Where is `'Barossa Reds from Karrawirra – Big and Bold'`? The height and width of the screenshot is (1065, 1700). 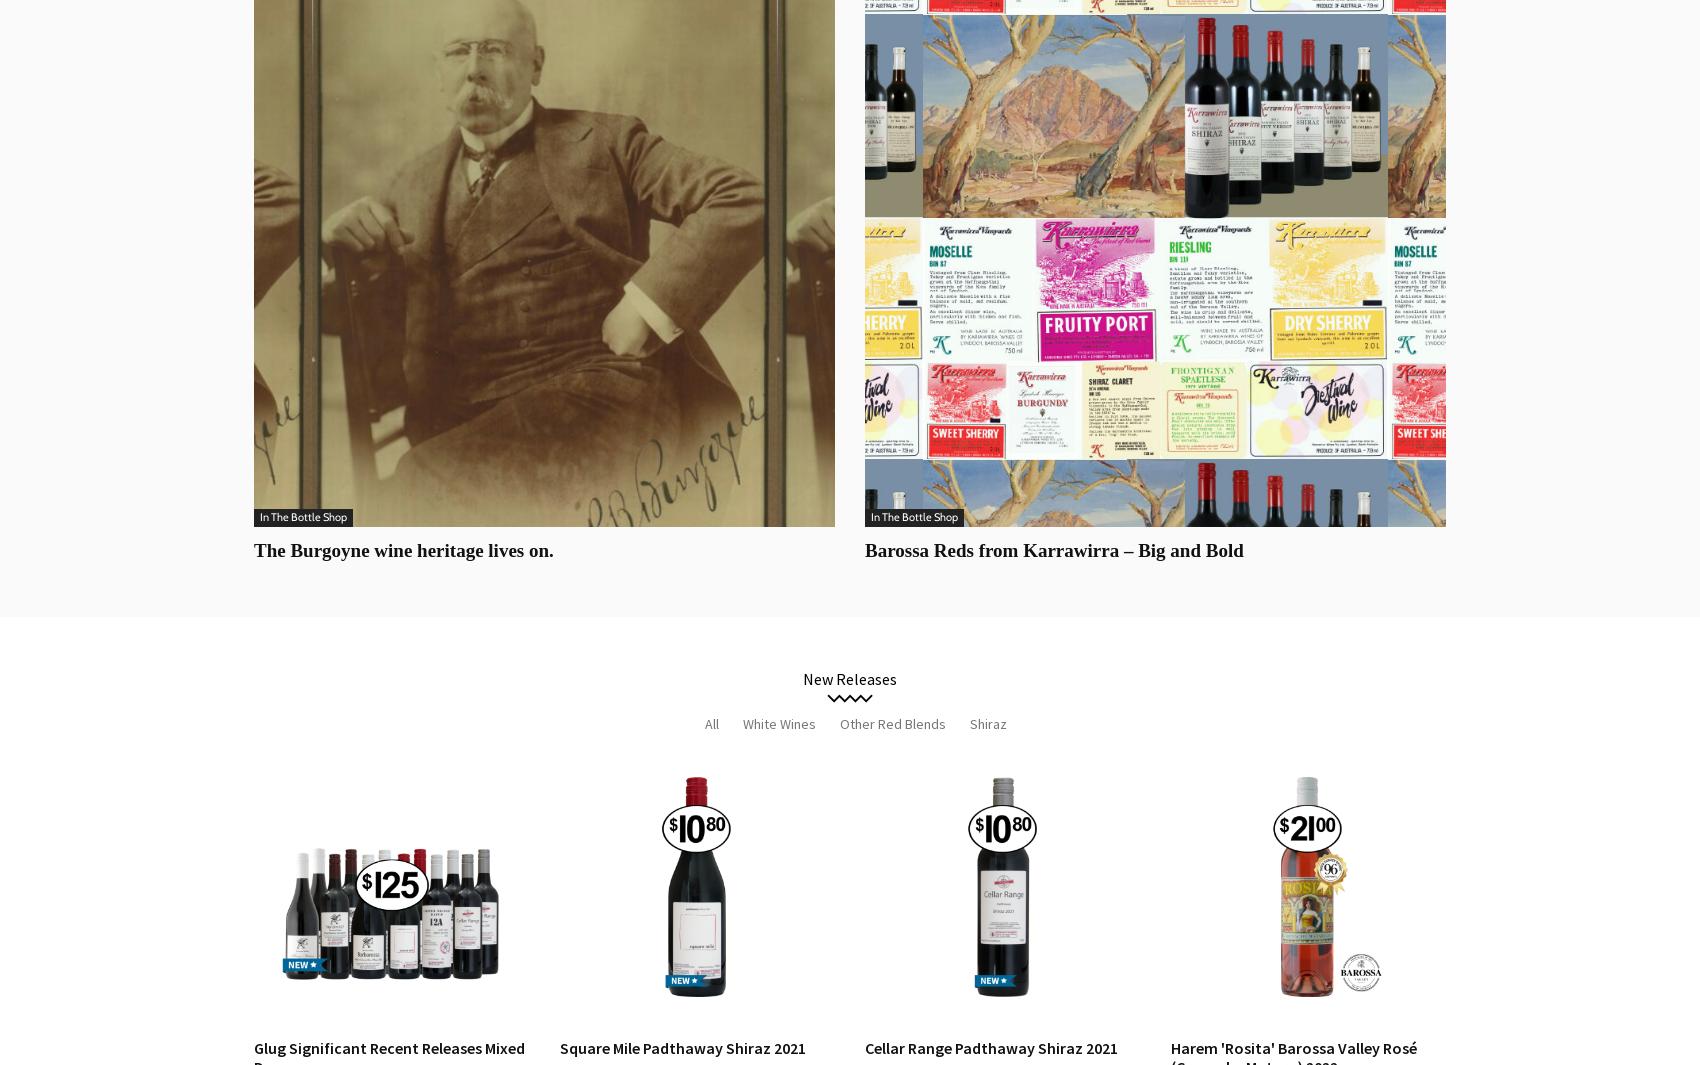 'Barossa Reds from Karrawirra – Big and Bold' is located at coordinates (1053, 550).